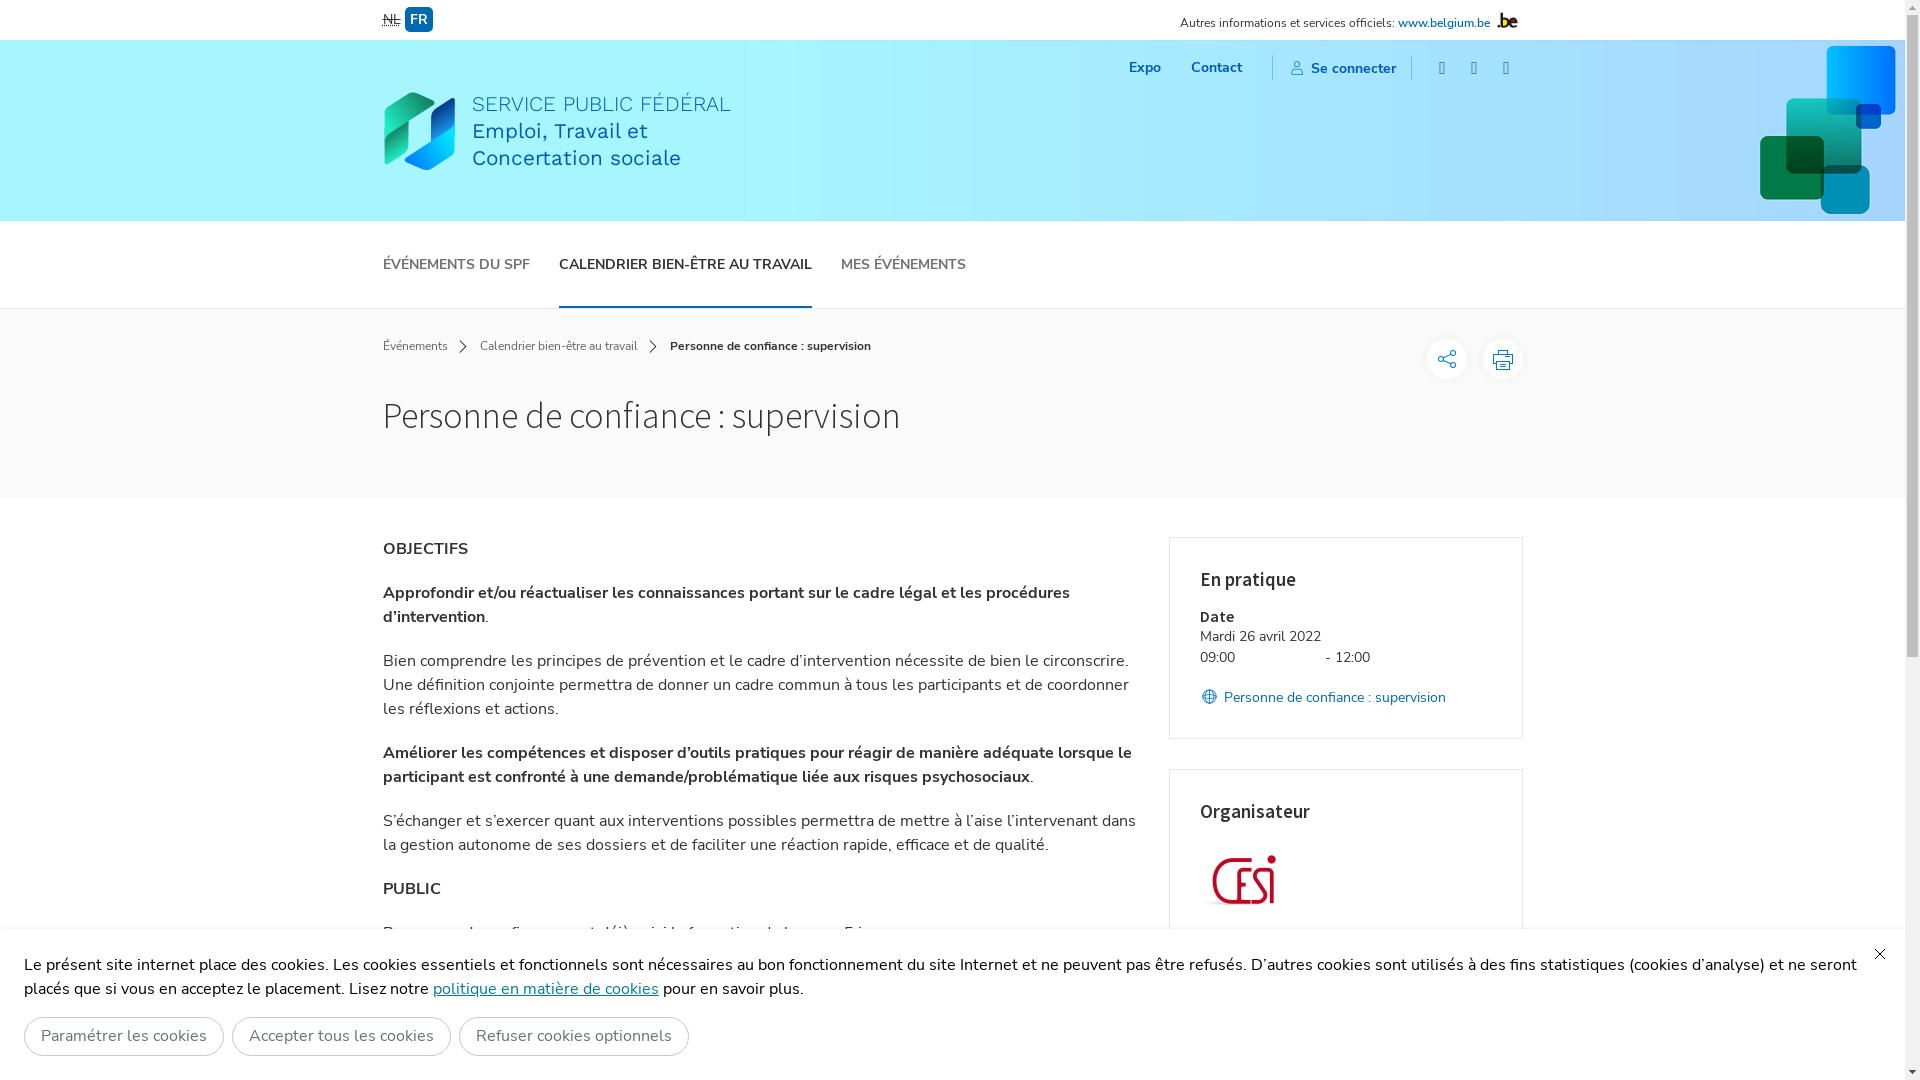  Describe the element at coordinates (416, 19) in the screenshot. I see `'FR'` at that location.